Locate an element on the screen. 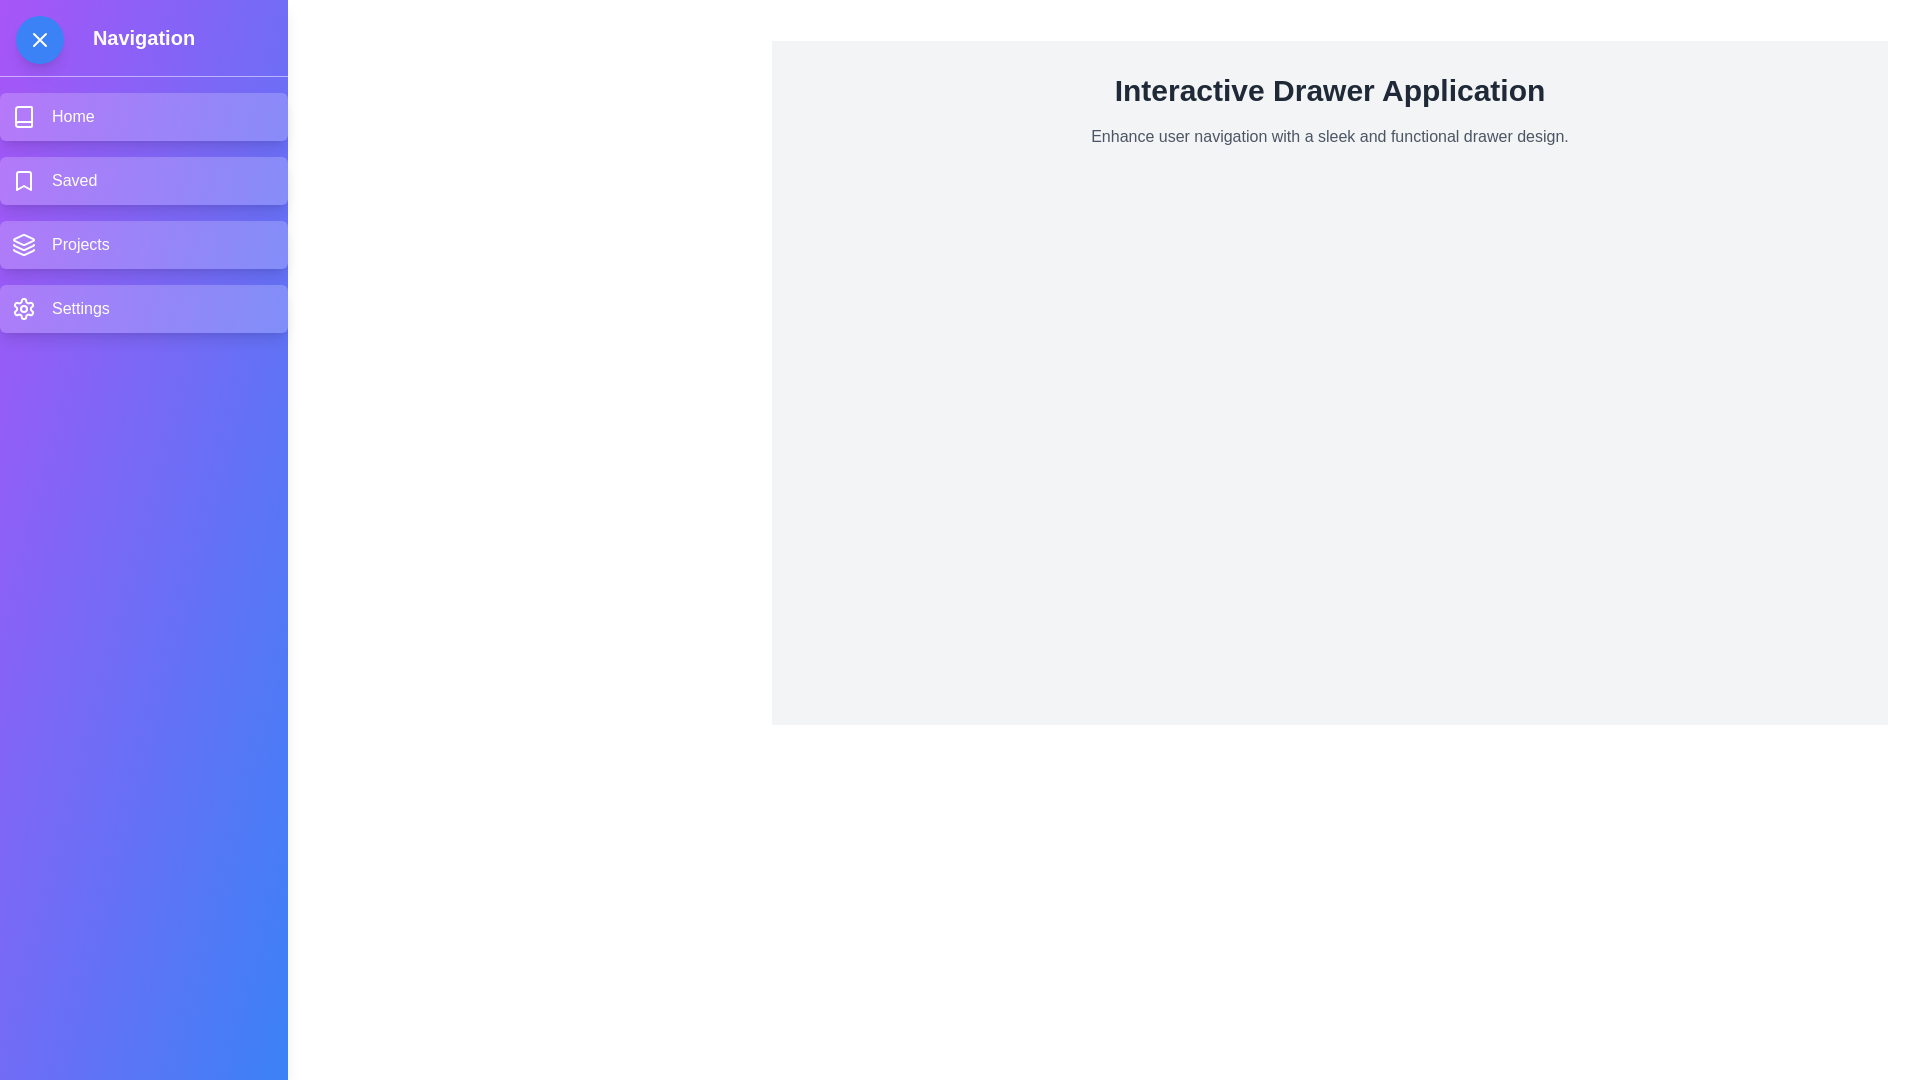 The image size is (1920, 1080). the menu item labeled Settings in the drawer is located at coordinates (143, 308).